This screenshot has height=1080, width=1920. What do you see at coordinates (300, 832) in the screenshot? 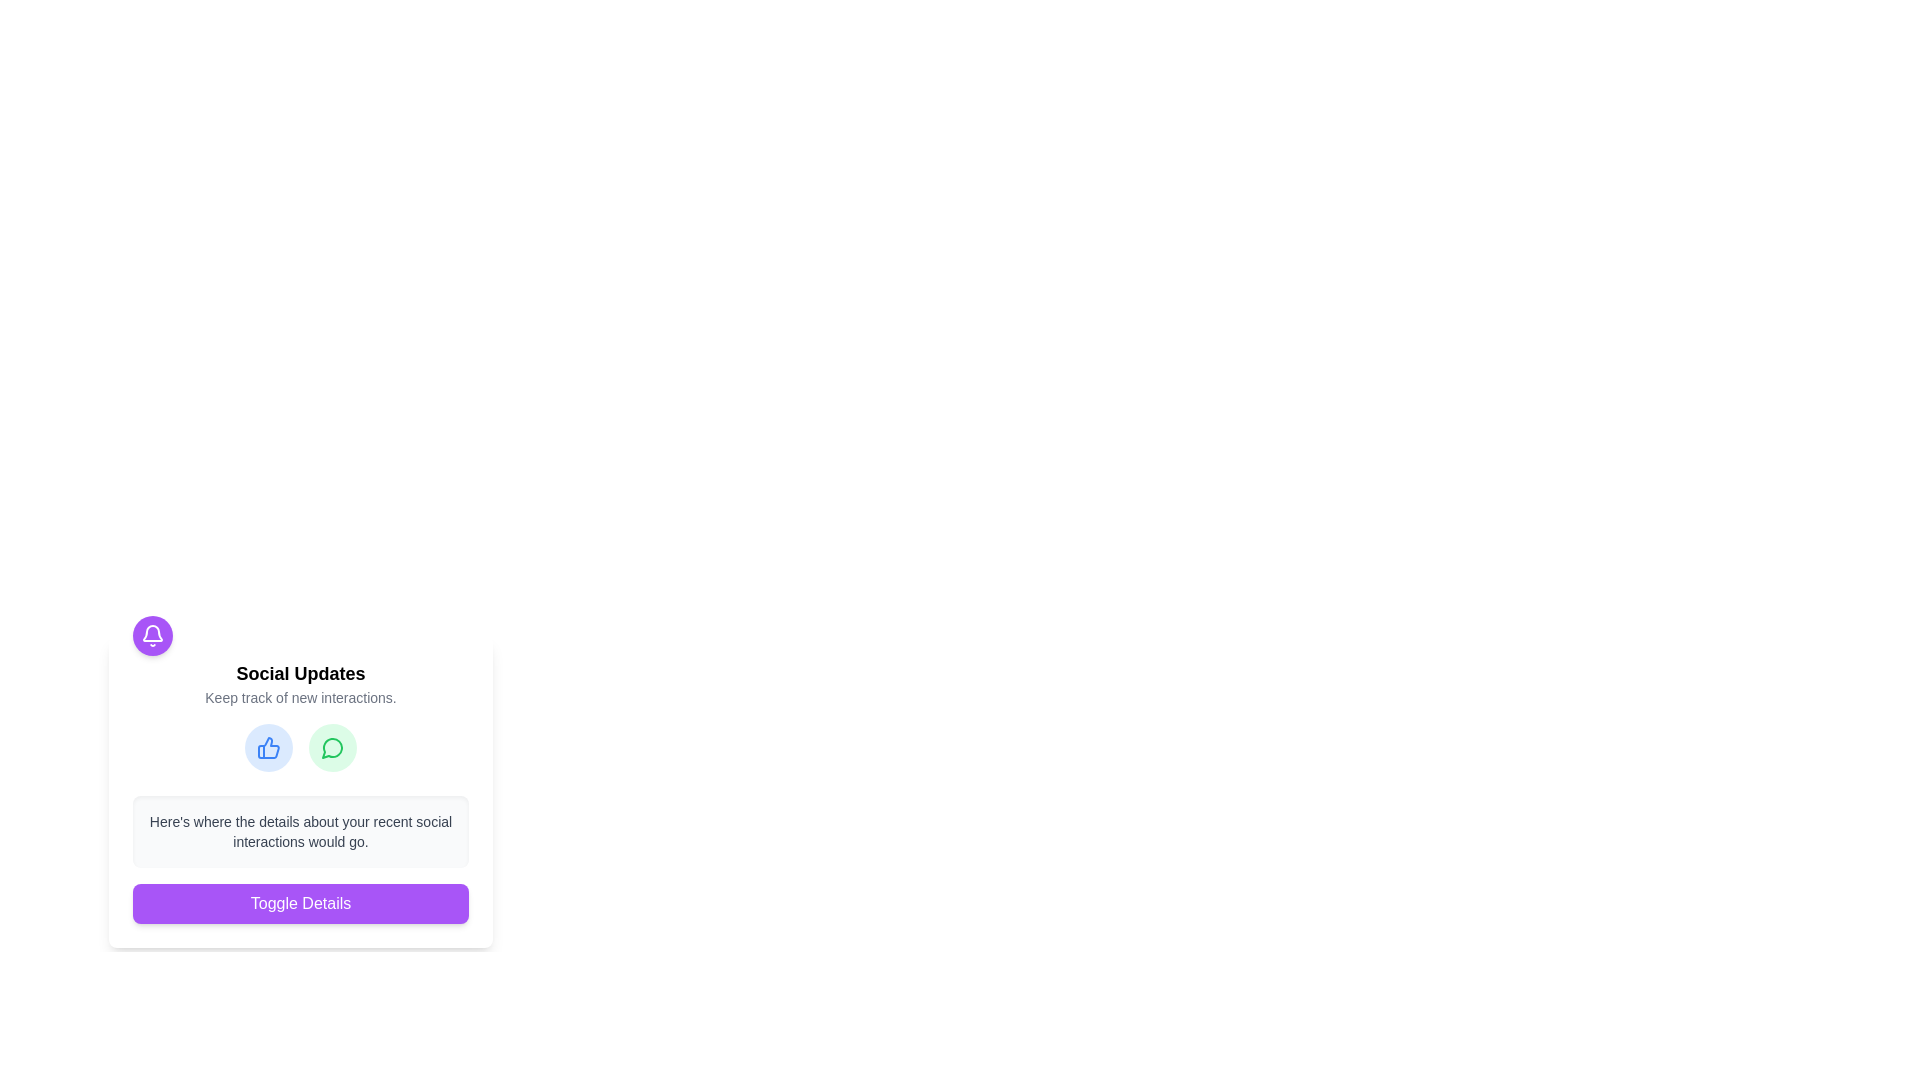
I see `the Text Display that has a light gray background and contains the text: "Here's where the details about your recent social interactions would go."` at bounding box center [300, 832].